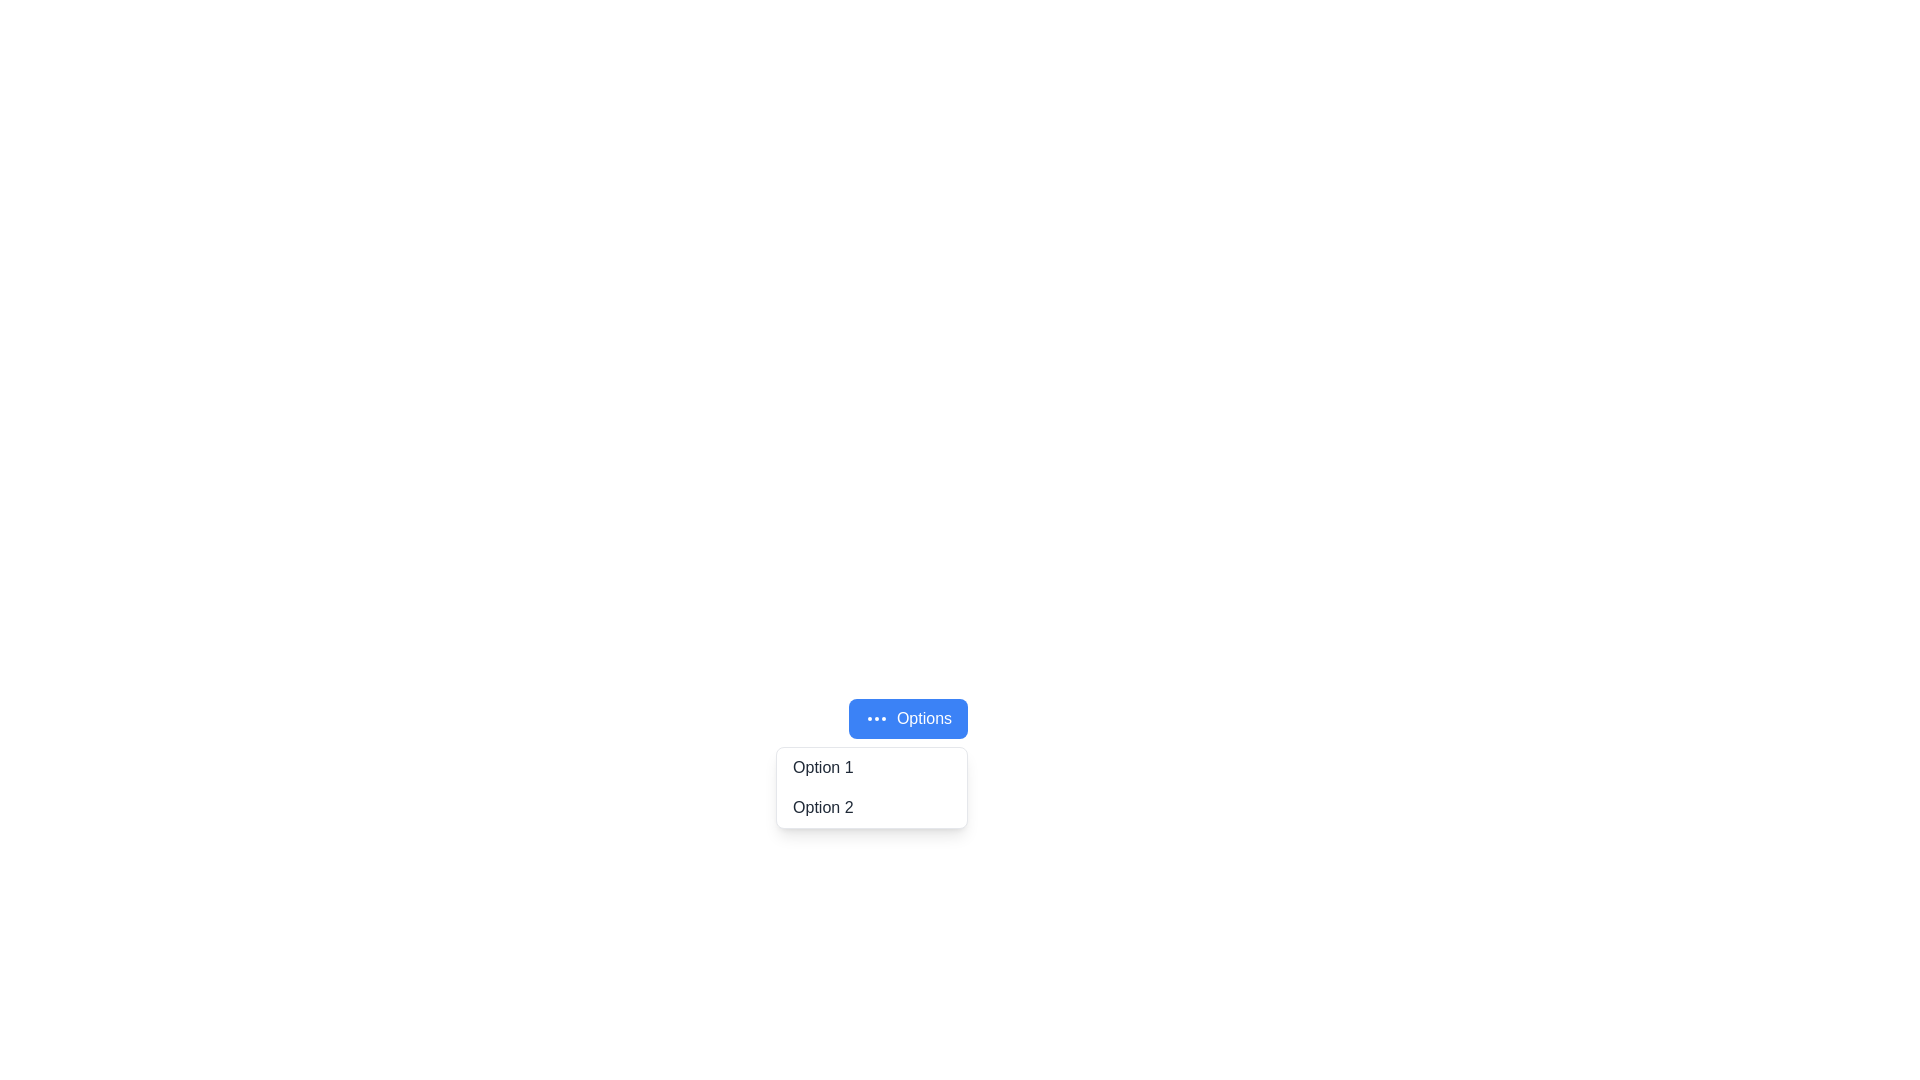 This screenshot has height=1080, width=1920. Describe the element at coordinates (907, 717) in the screenshot. I see `the dropdown trigger button located at the top center of its enclosing area` at that location.